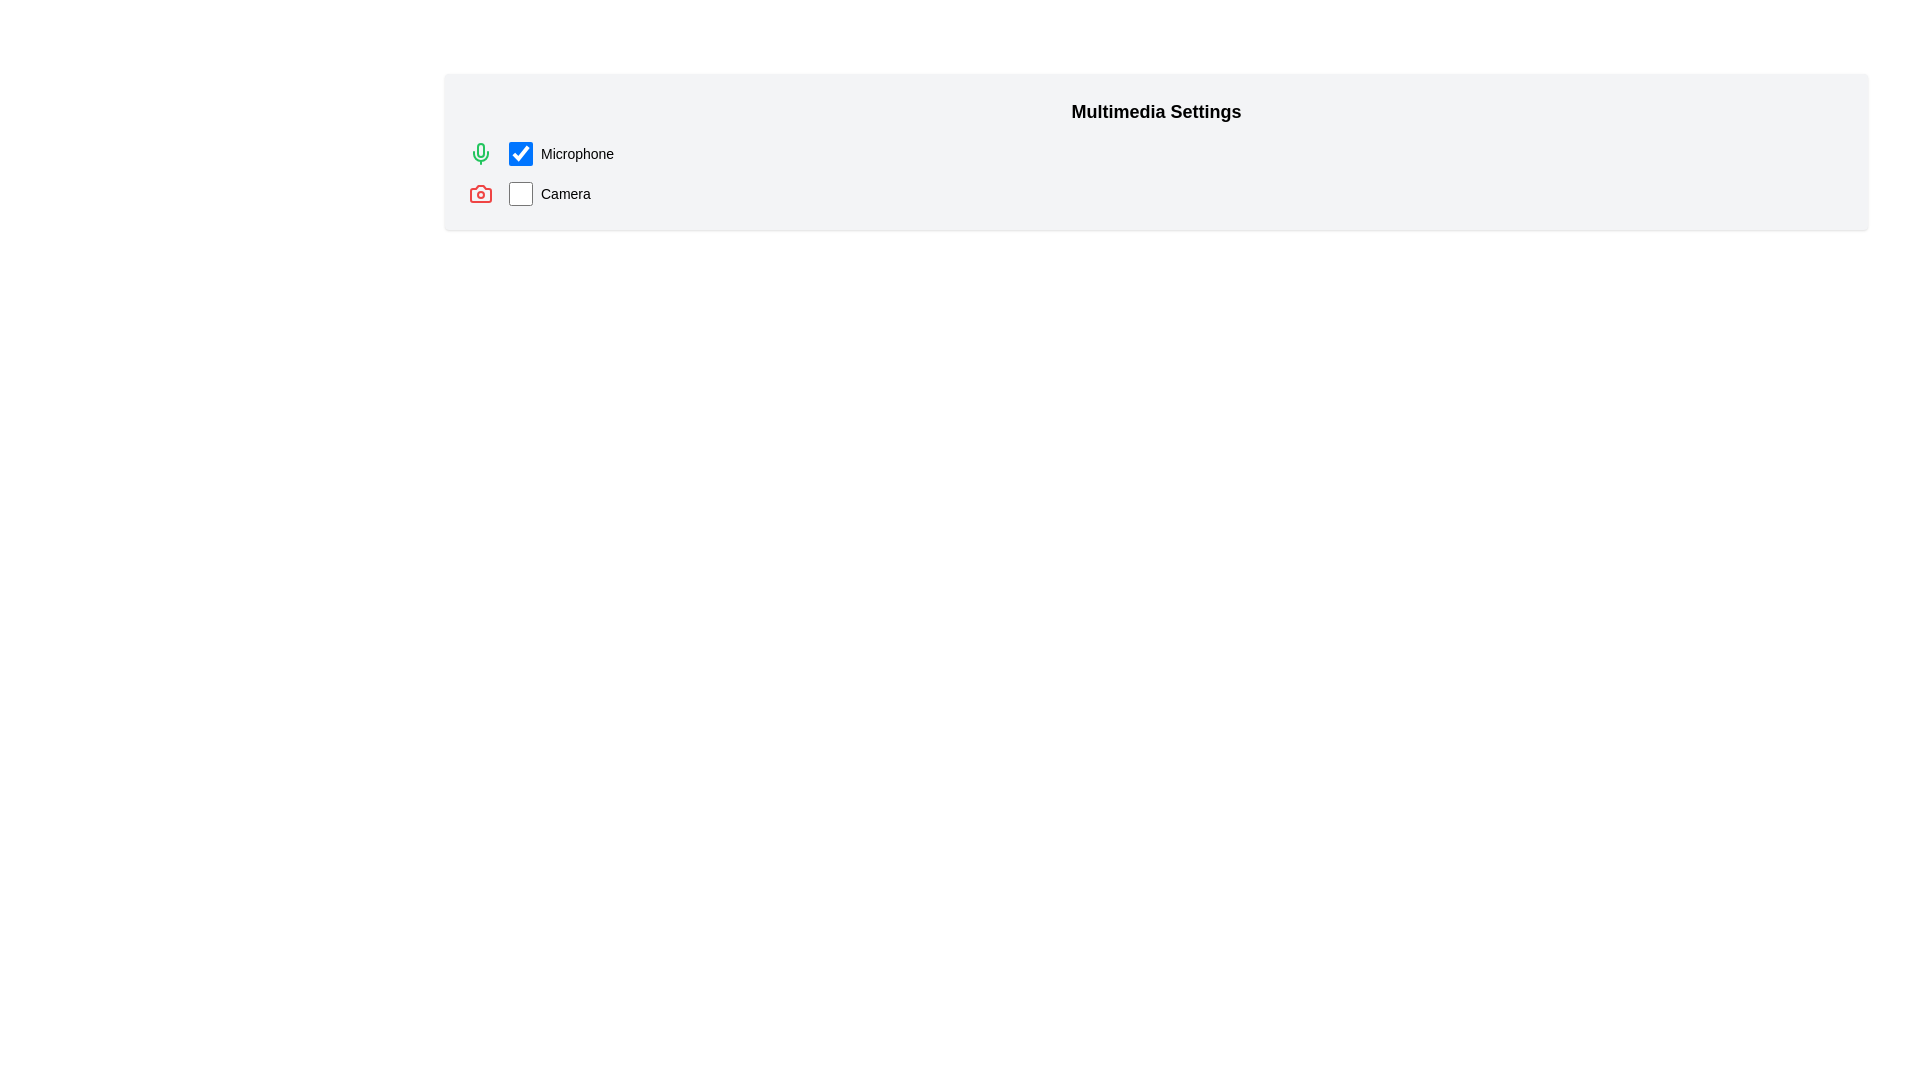 This screenshot has height=1080, width=1920. I want to click on the label element that describes the adjacent checkbox, which is named 'Microphone', located centrally within the multimedia settings panel, so click(576, 153).